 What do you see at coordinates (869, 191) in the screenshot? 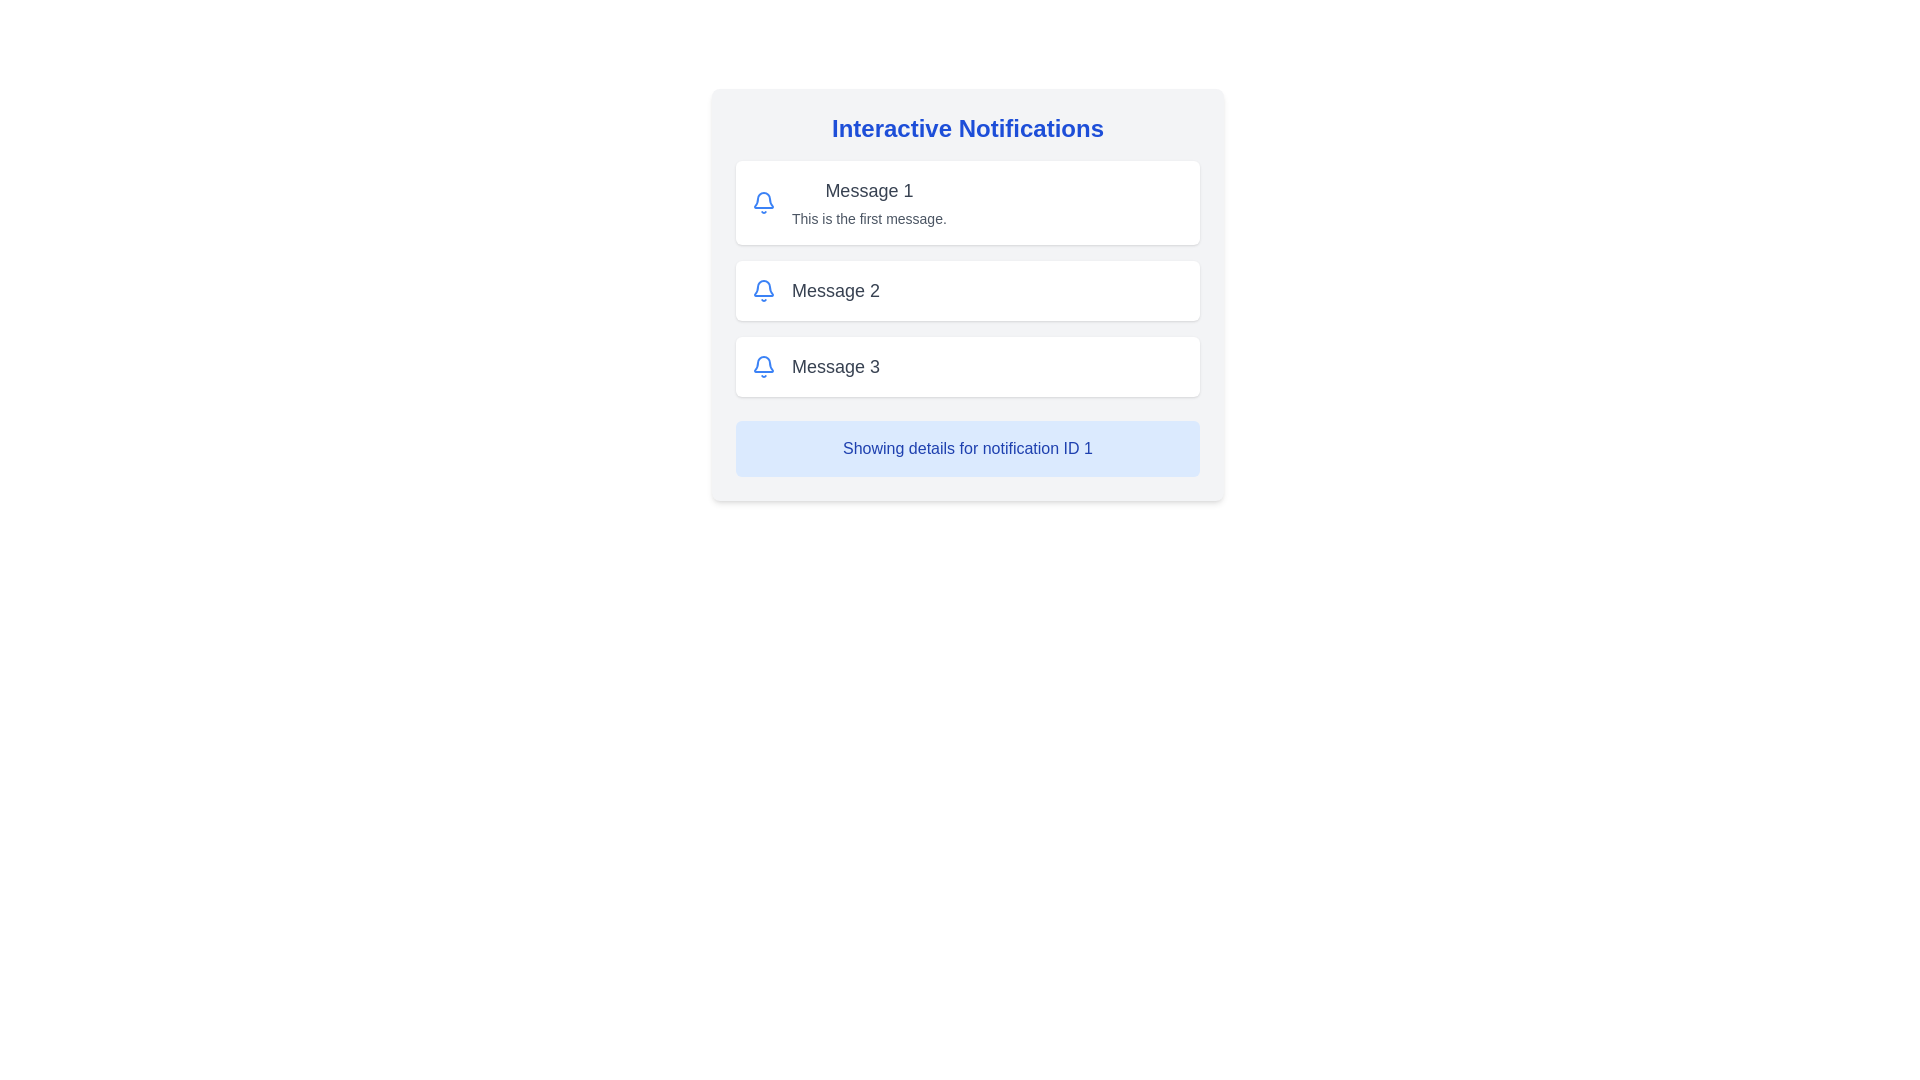
I see `the static text label that serves as the title for the notification 'Message 1', positioned at the top of the notification card` at bounding box center [869, 191].